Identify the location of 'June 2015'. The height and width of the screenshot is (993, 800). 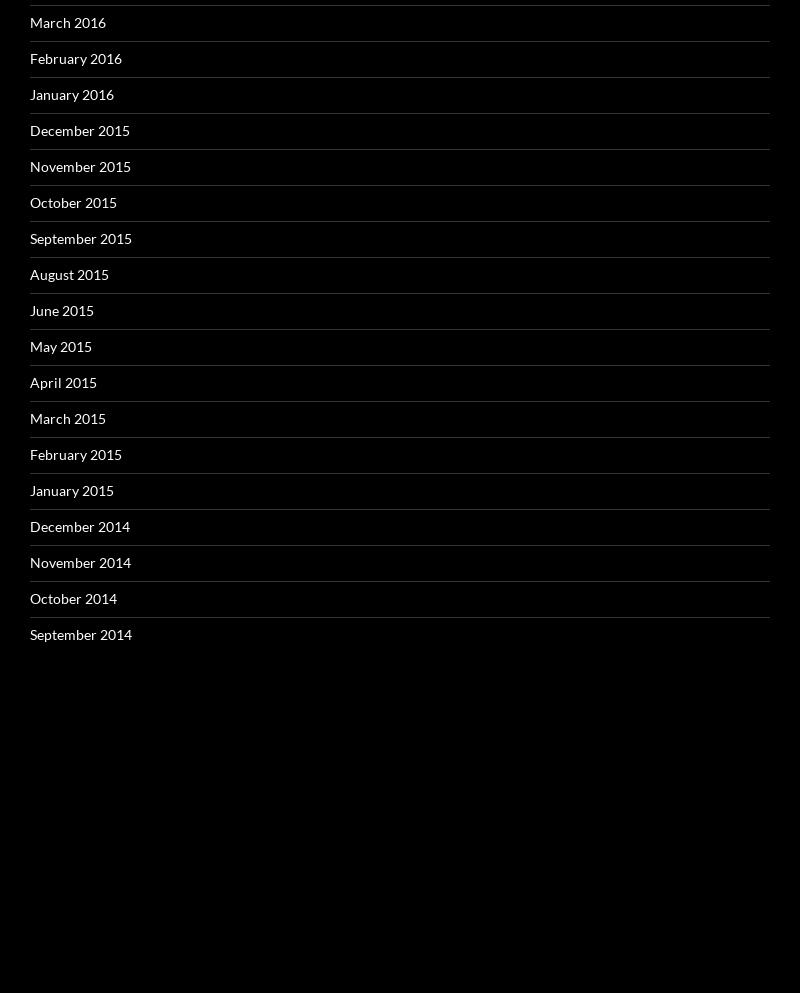
(30, 308).